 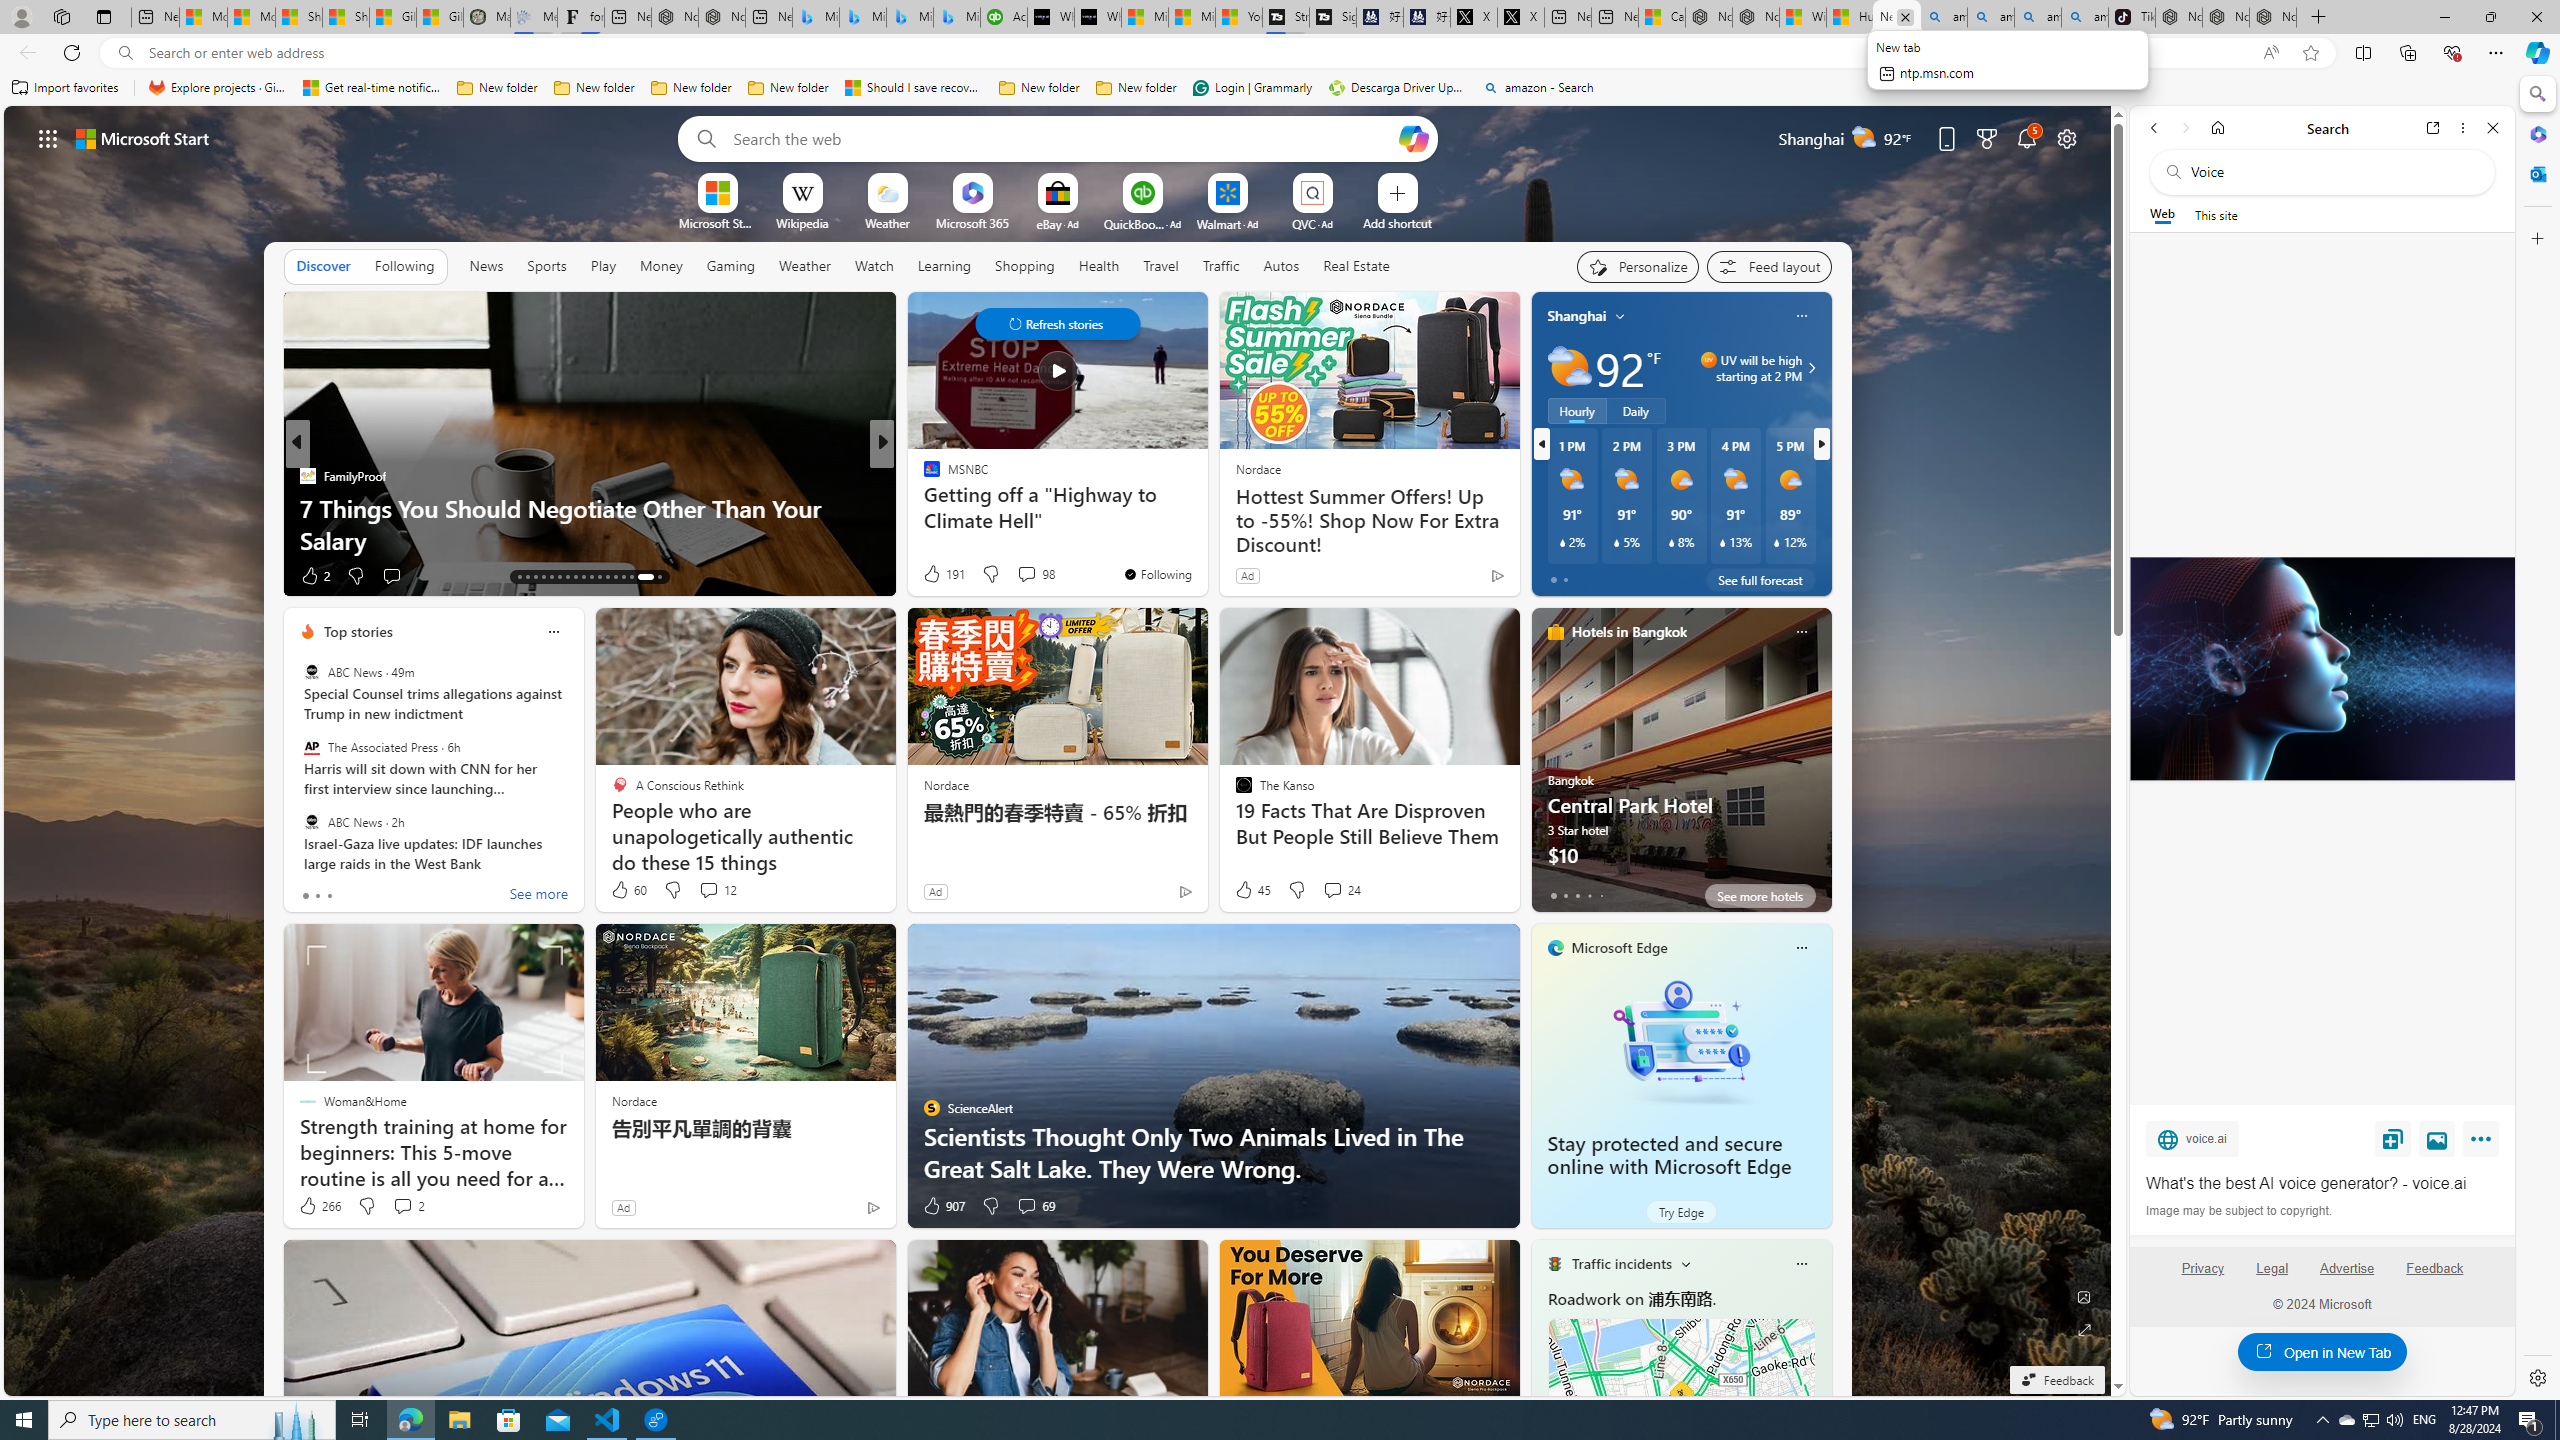 I want to click on 'Edit Background', so click(x=2084, y=1295).